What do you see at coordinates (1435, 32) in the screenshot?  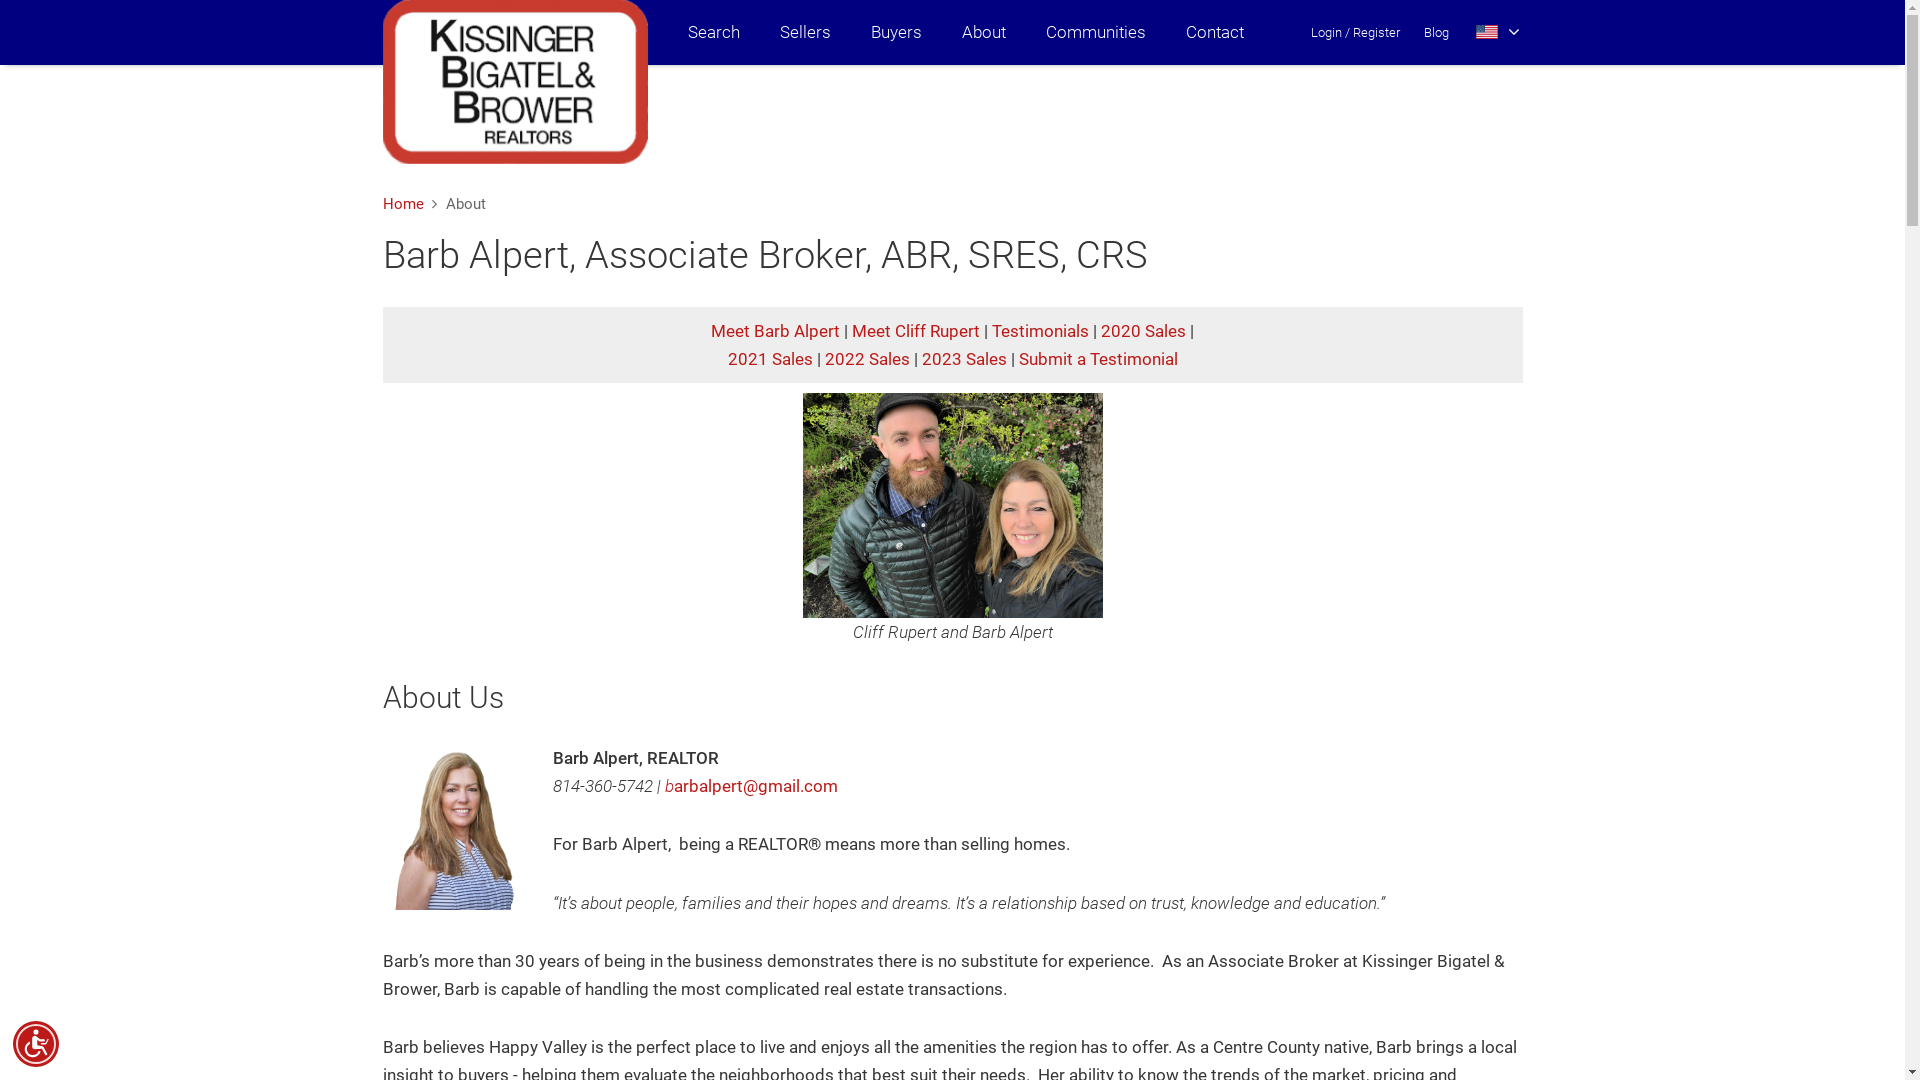 I see `'Blog'` at bounding box center [1435, 32].